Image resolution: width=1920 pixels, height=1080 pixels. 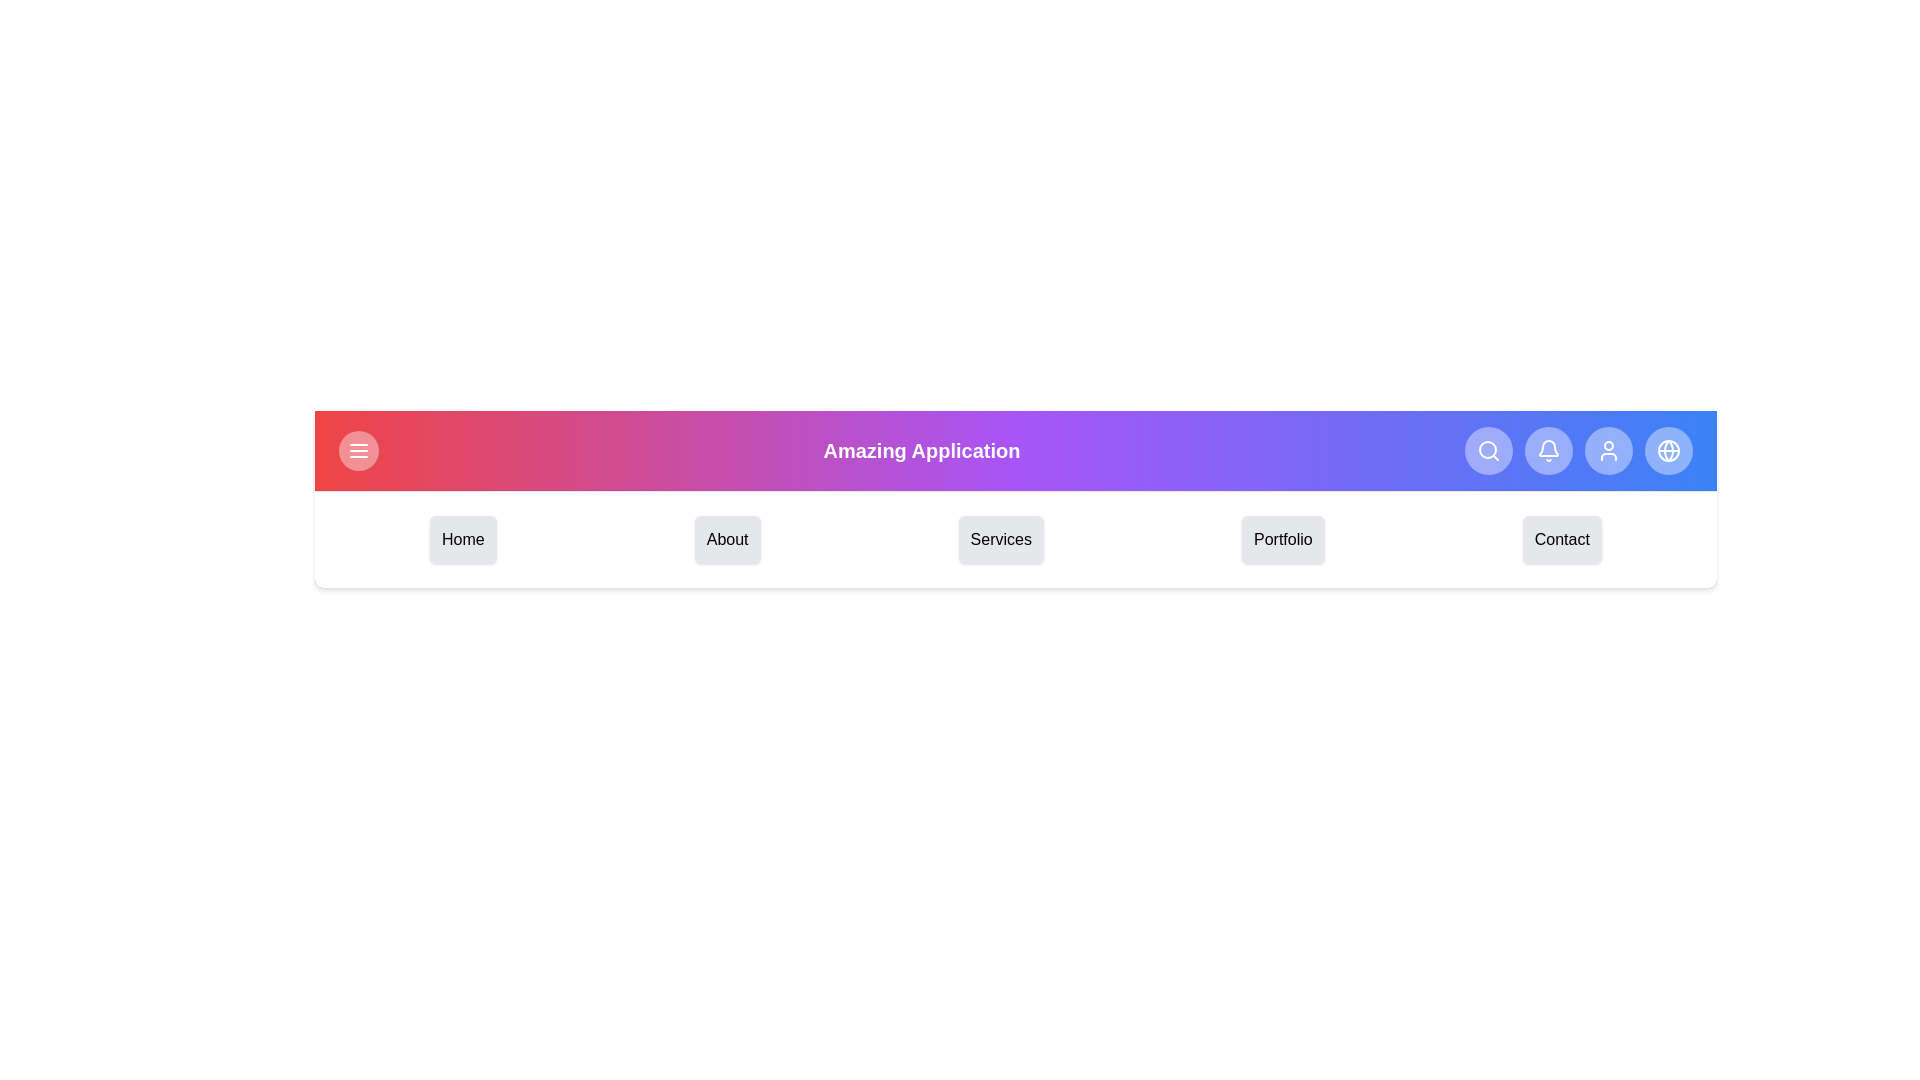 I want to click on the menu item Contact from the navigation bar, so click(x=1560, y=540).